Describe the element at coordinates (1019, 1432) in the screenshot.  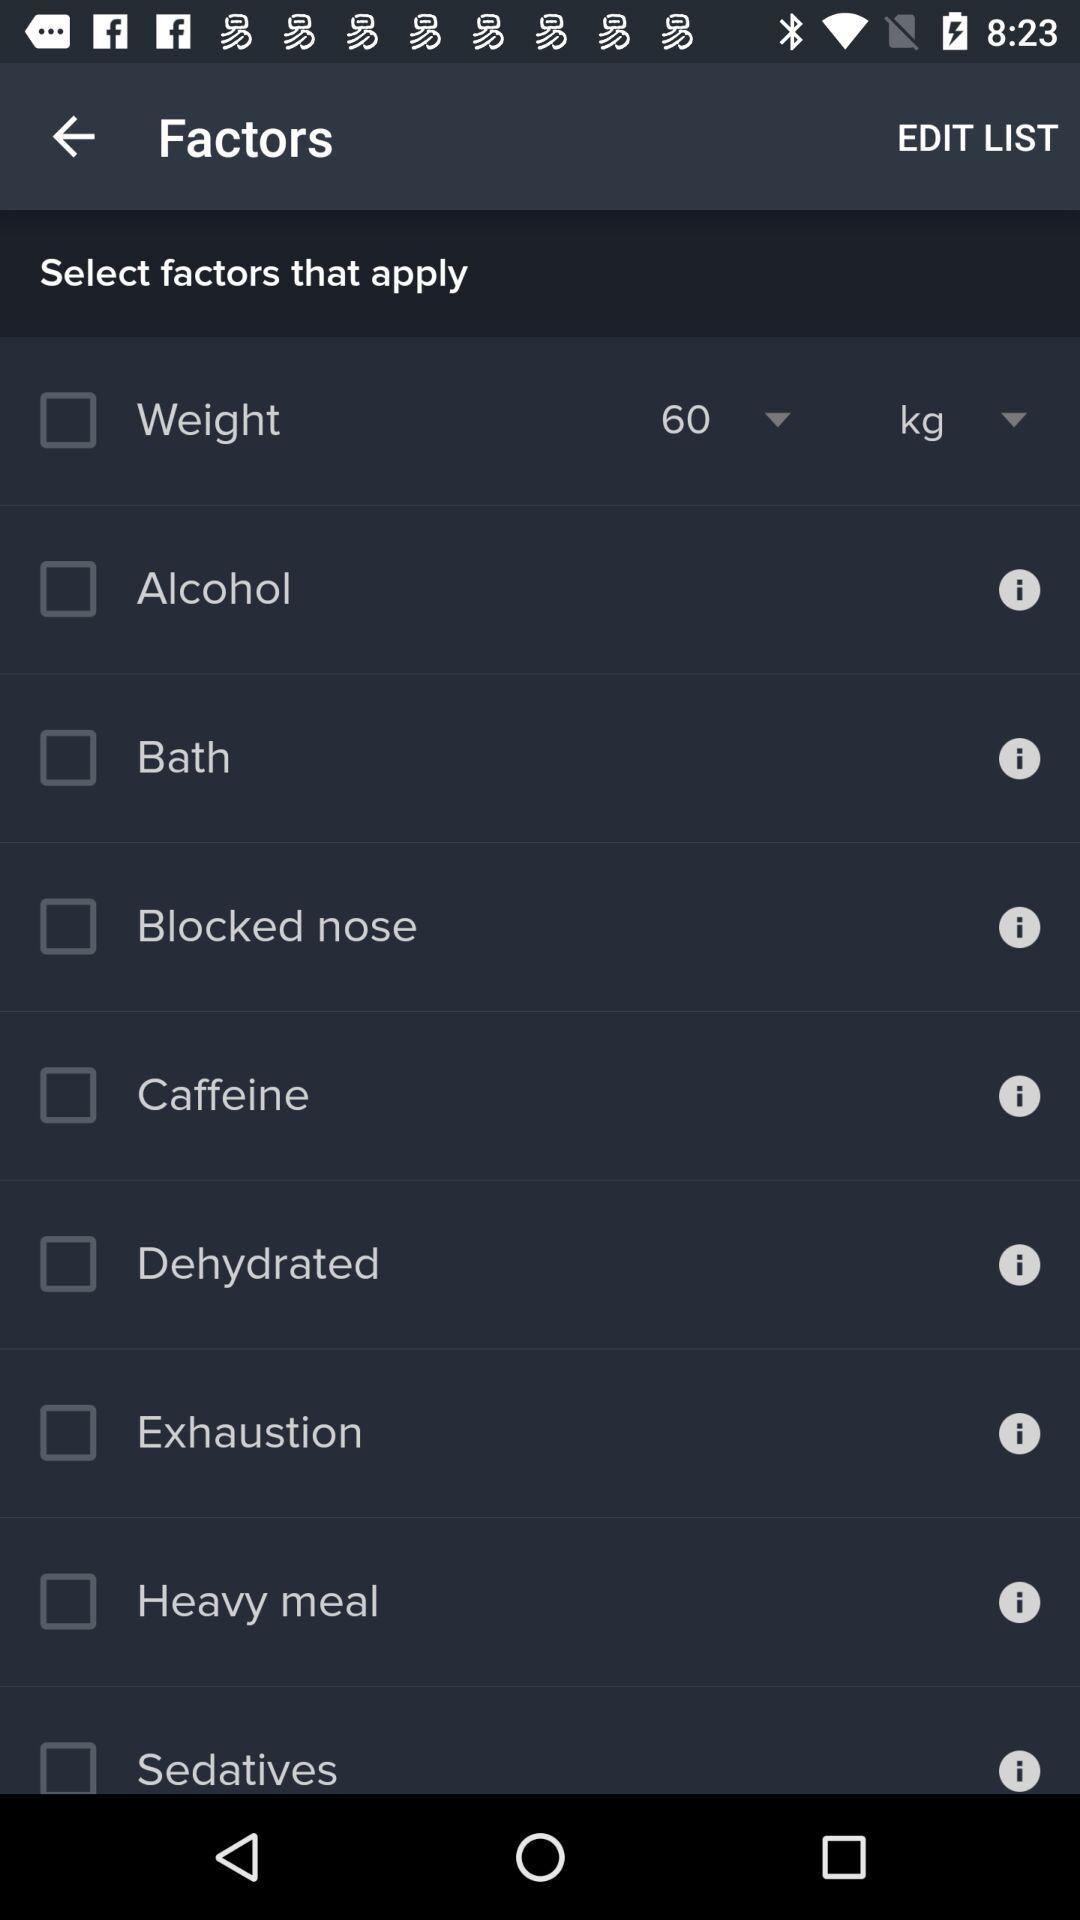
I see `information on exhaustion factor` at that location.